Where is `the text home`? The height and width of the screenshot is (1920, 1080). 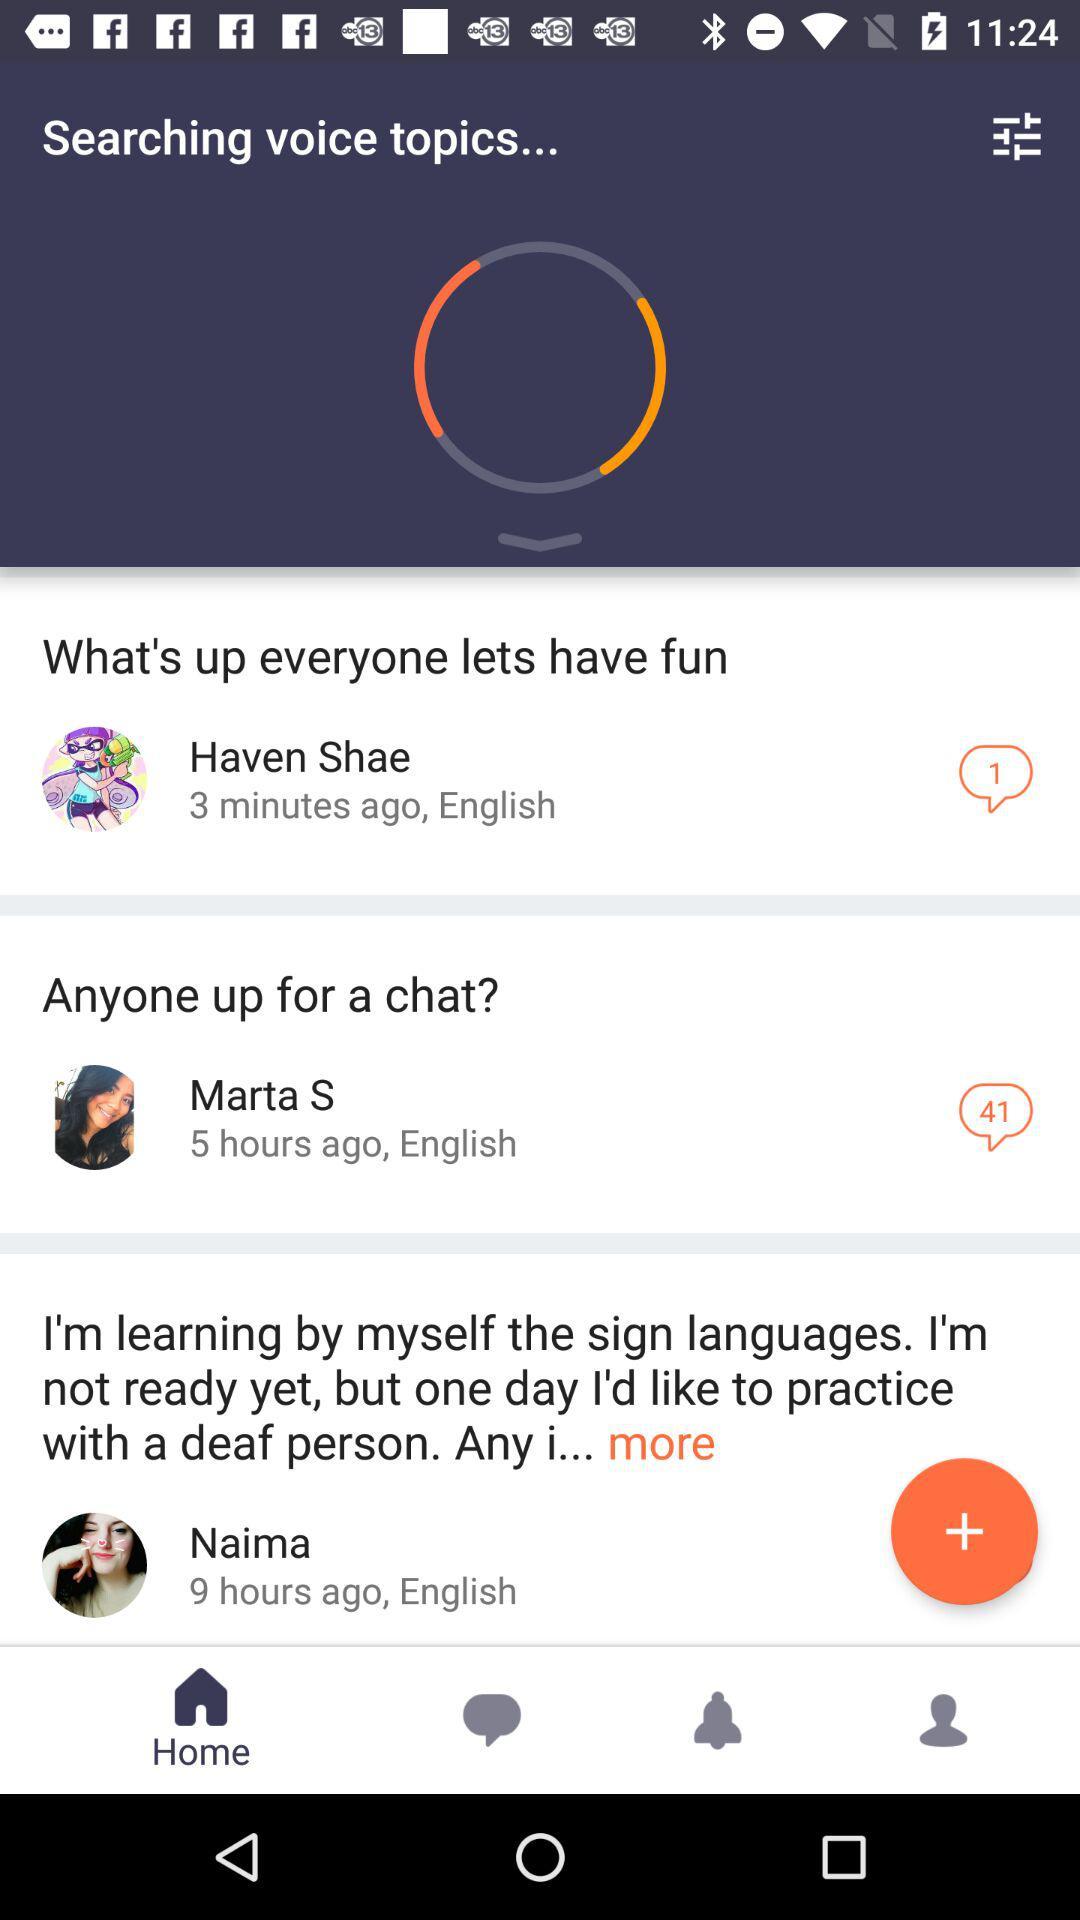 the text home is located at coordinates (201, 1719).